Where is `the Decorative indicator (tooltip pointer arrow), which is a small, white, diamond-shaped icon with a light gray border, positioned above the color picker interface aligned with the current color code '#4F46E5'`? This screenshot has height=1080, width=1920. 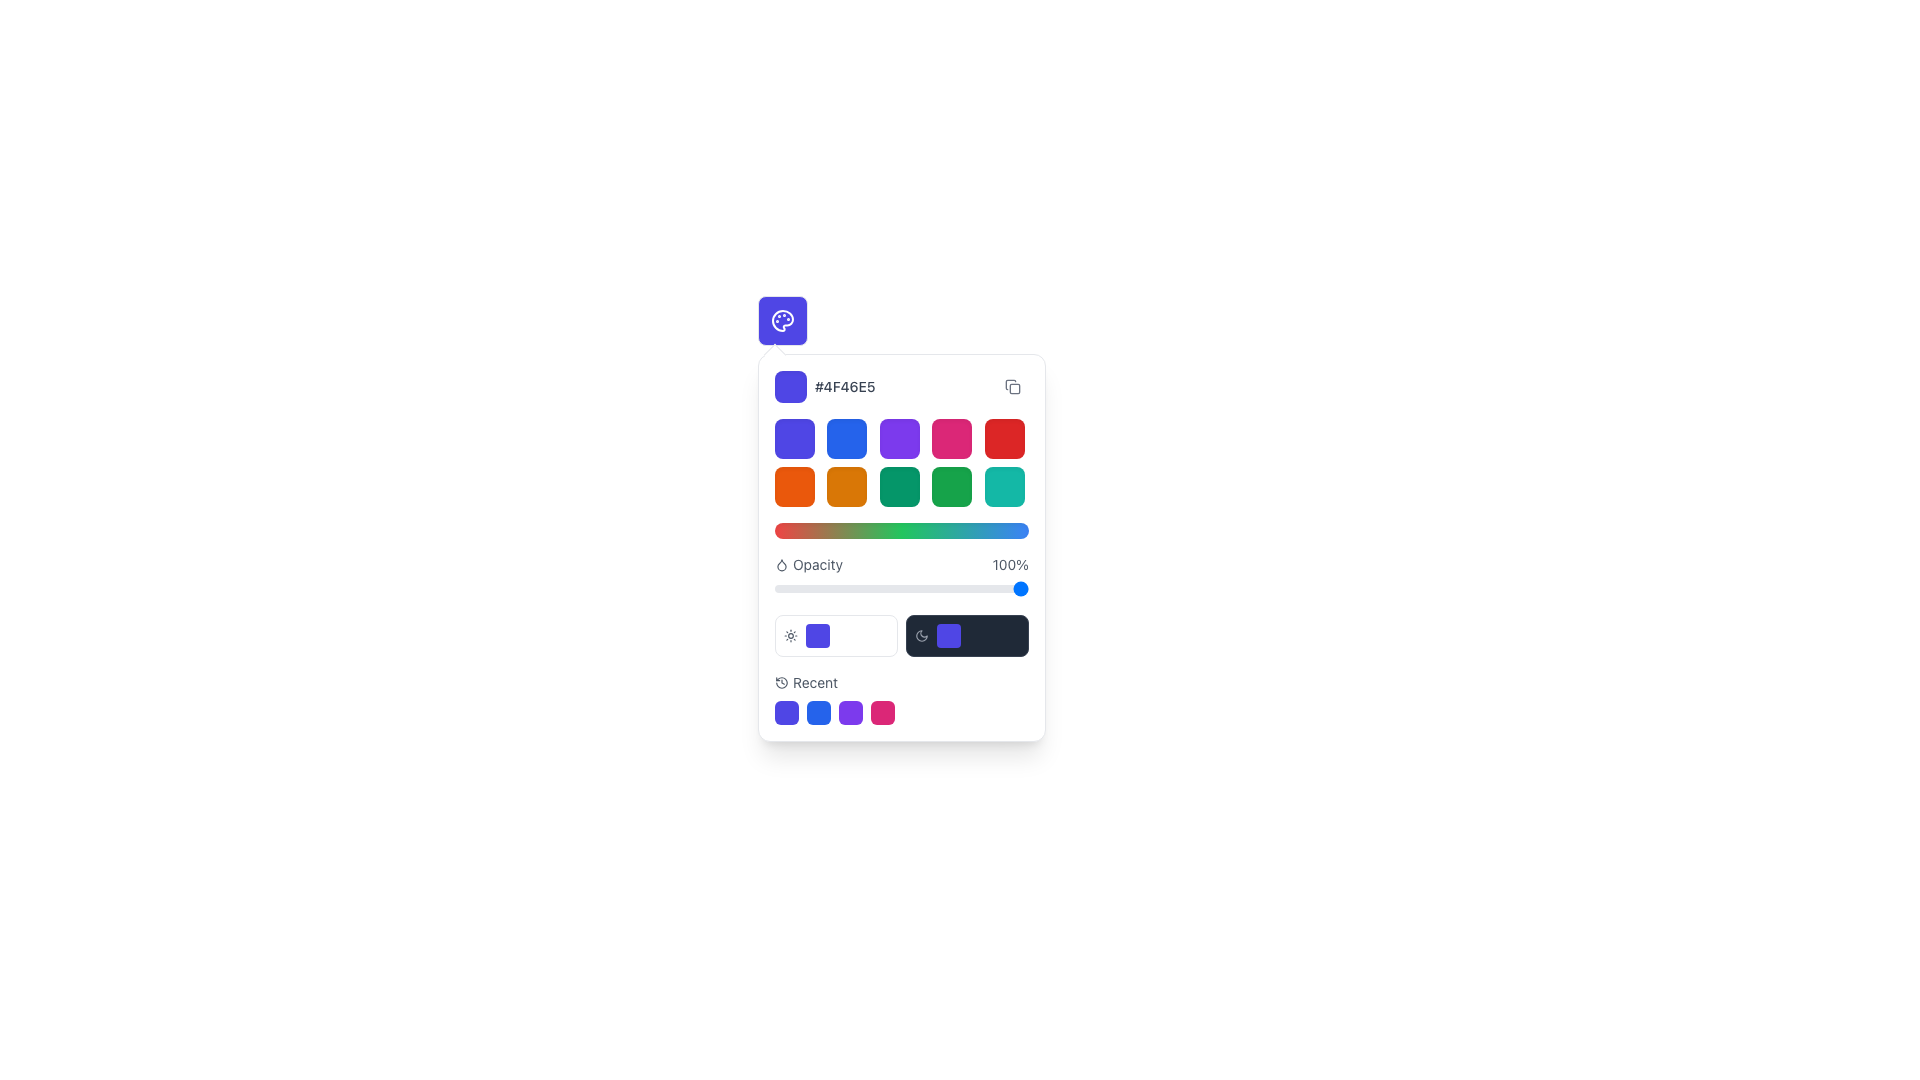 the Decorative indicator (tooltip pointer arrow), which is a small, white, diamond-shaped icon with a light gray border, positioned above the color picker interface aligned with the current color code '#4F46E5' is located at coordinates (773, 353).